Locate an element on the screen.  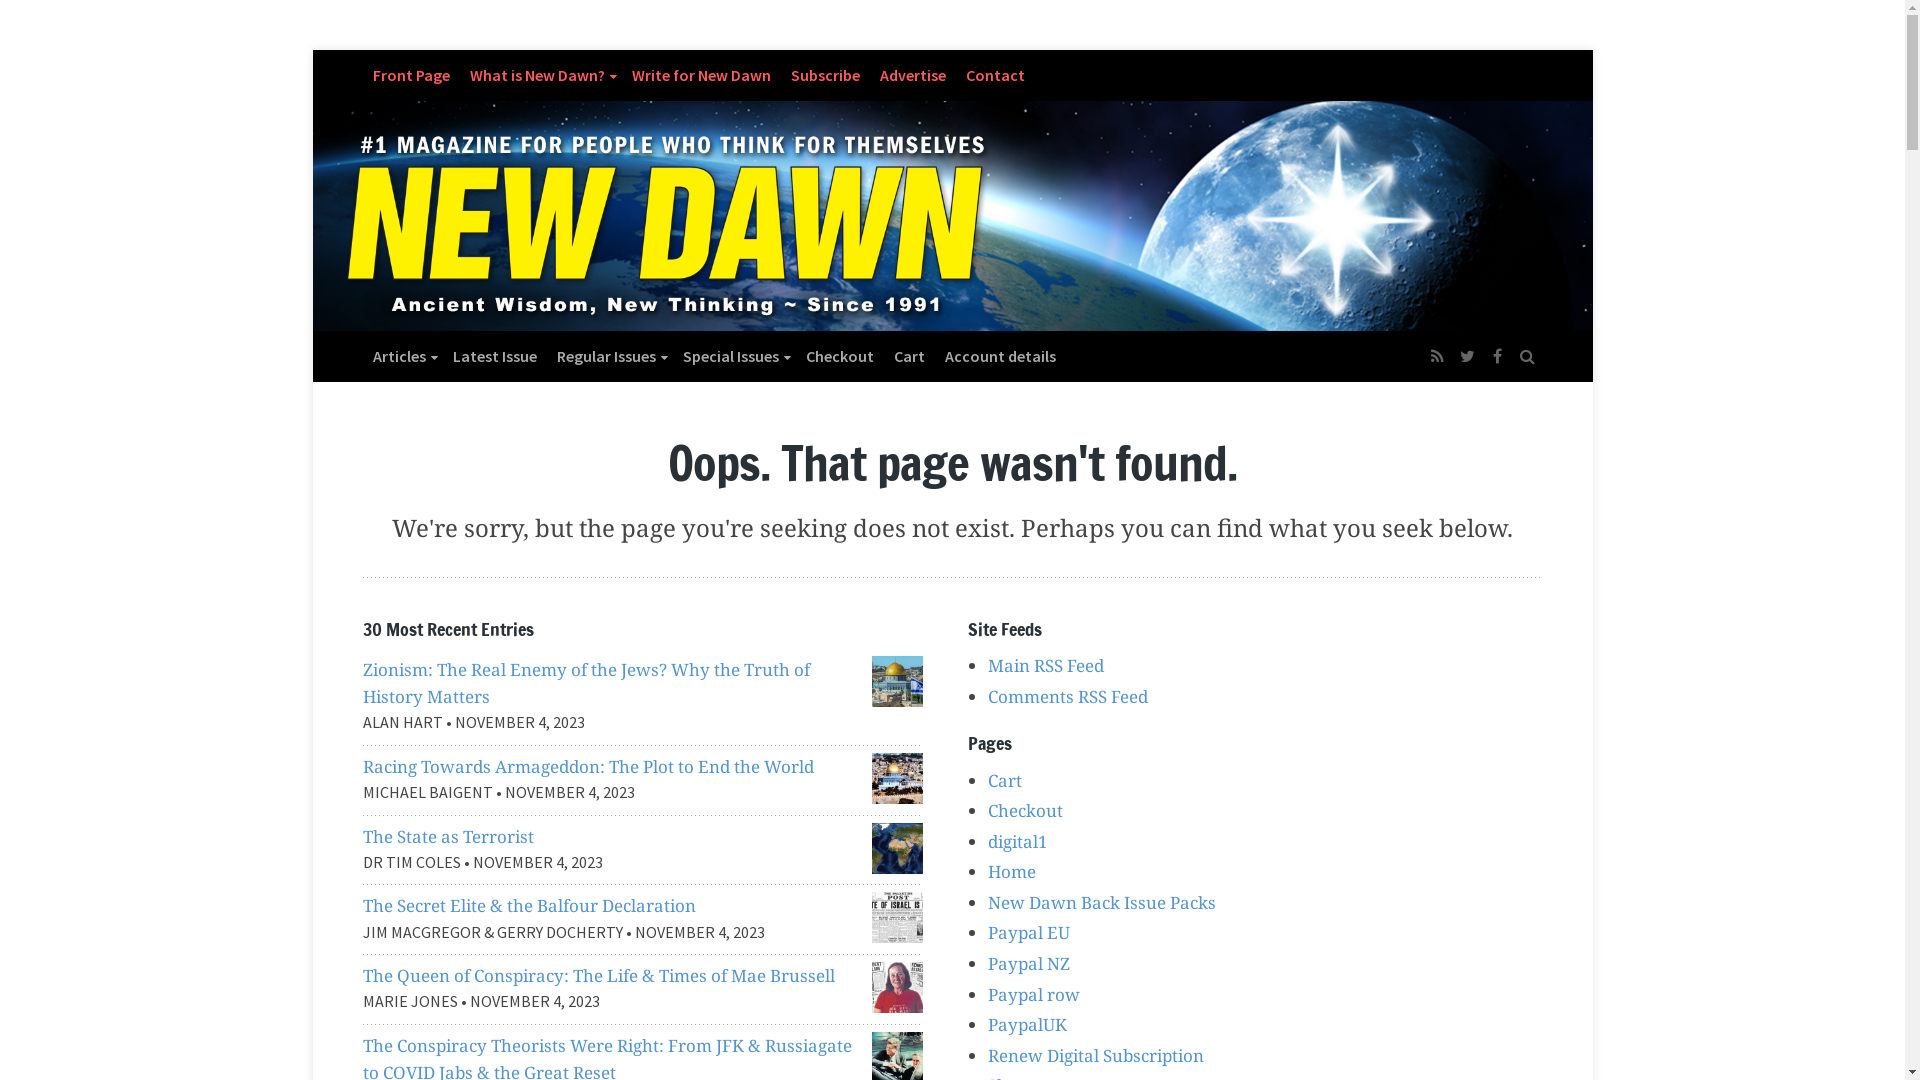
'New Dawn Back Issue Packs' is located at coordinates (1101, 902).